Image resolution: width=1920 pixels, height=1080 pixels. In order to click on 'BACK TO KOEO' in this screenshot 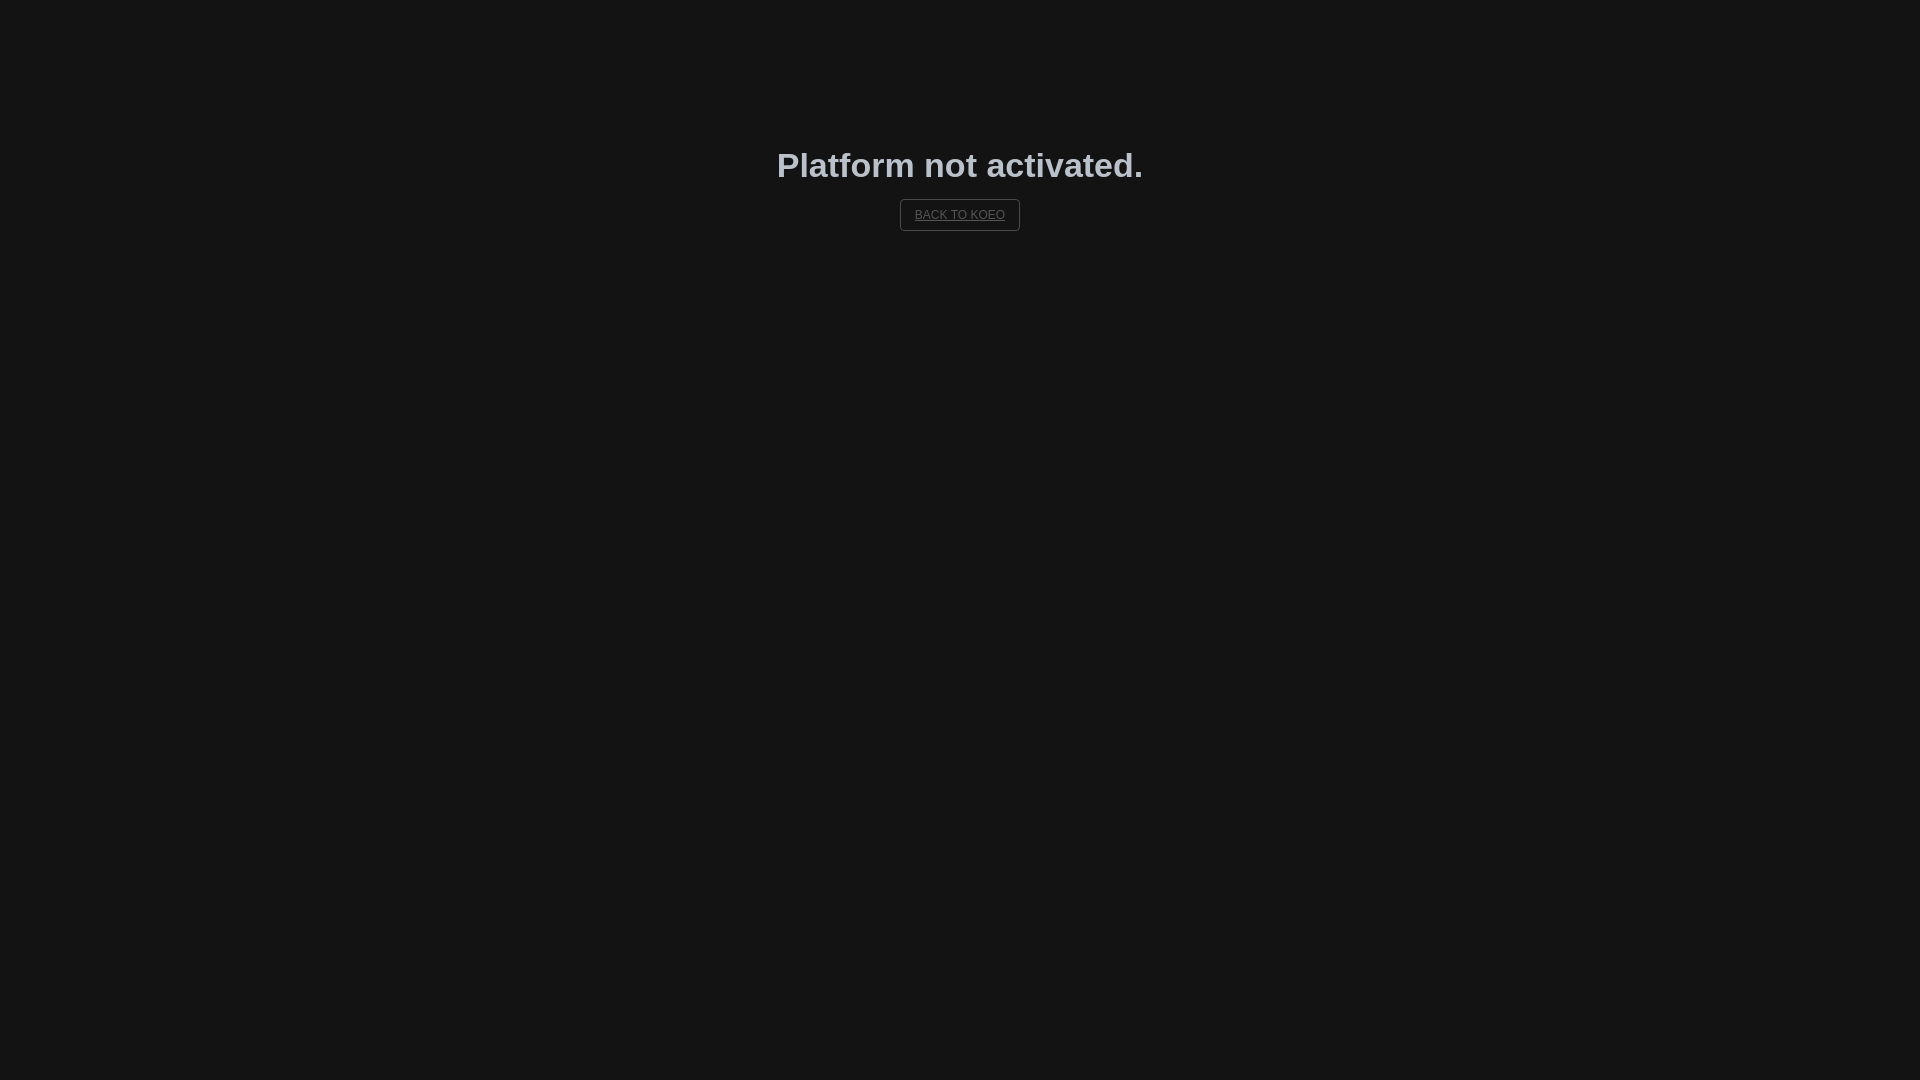, I will do `click(960, 215)`.